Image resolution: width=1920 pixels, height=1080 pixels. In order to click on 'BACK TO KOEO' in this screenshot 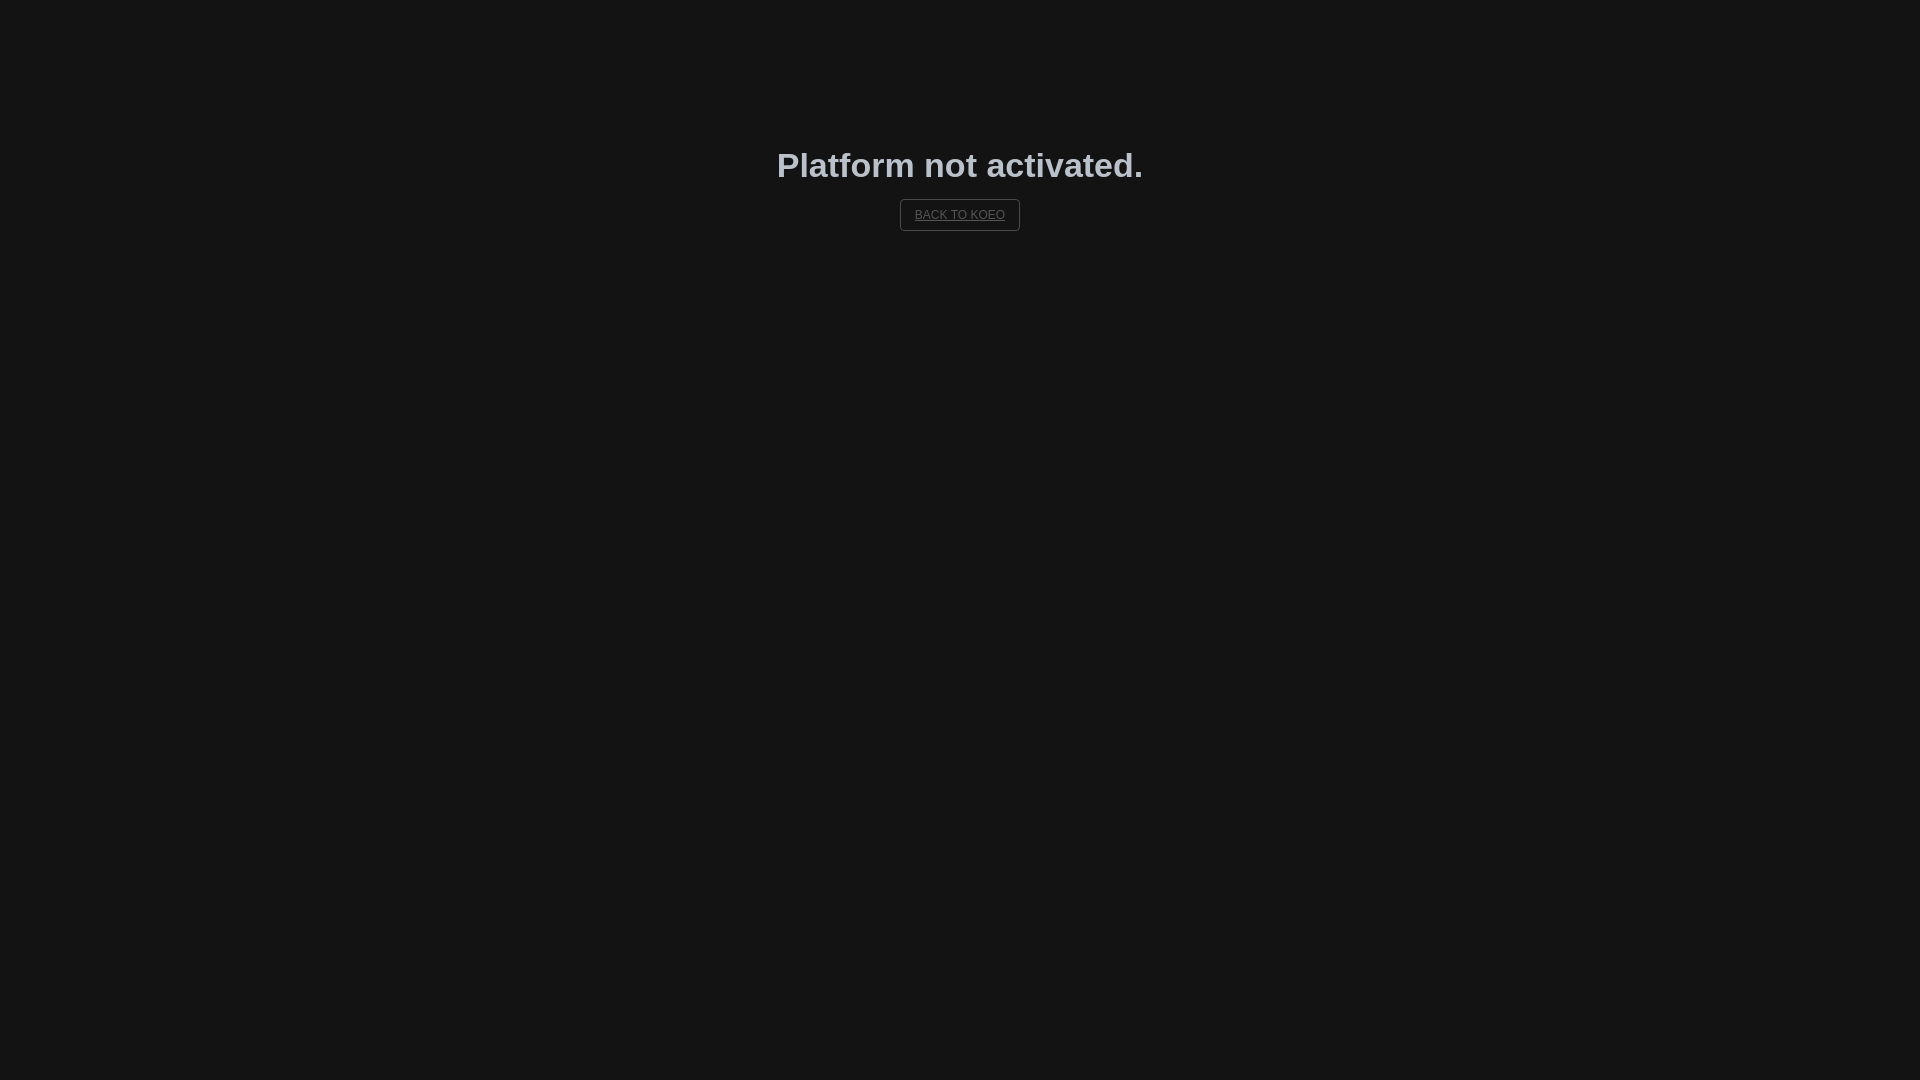, I will do `click(960, 215)`.